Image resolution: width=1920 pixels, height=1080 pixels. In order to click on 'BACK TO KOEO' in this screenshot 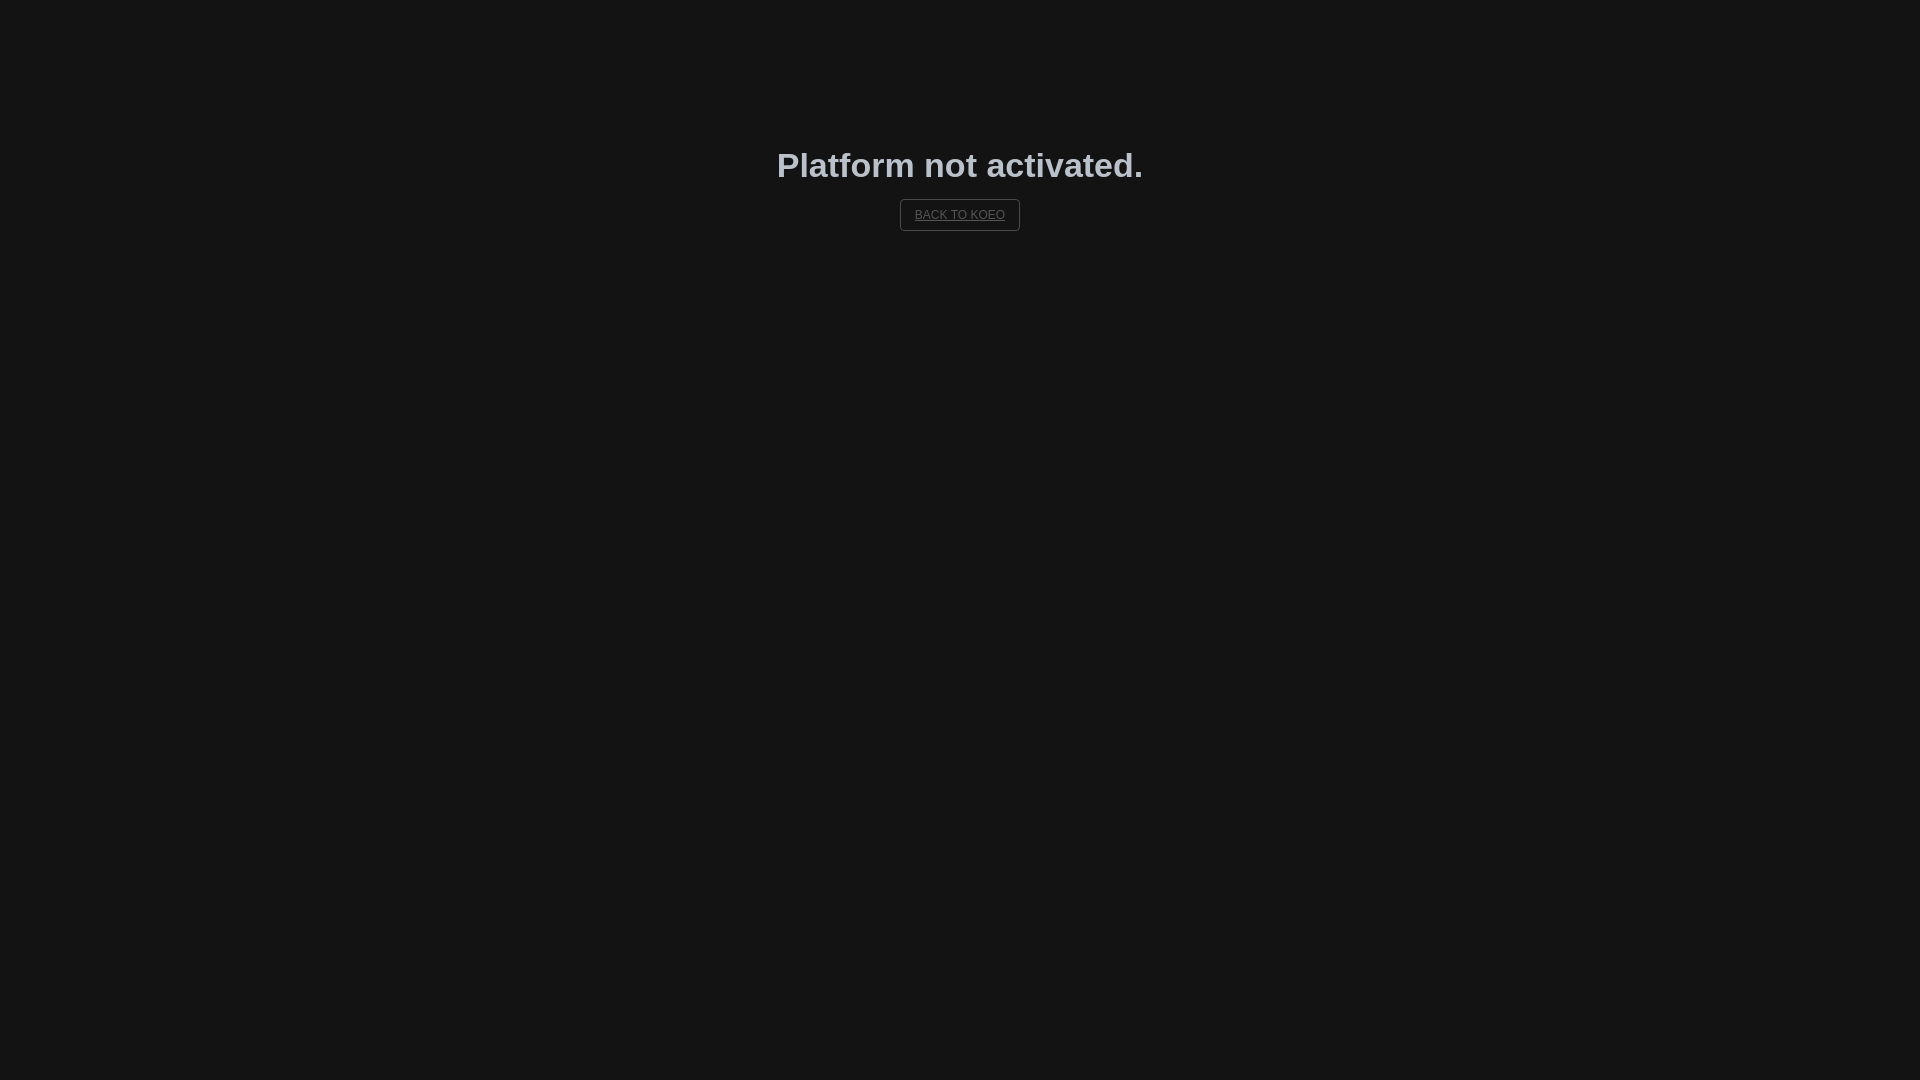, I will do `click(960, 215)`.